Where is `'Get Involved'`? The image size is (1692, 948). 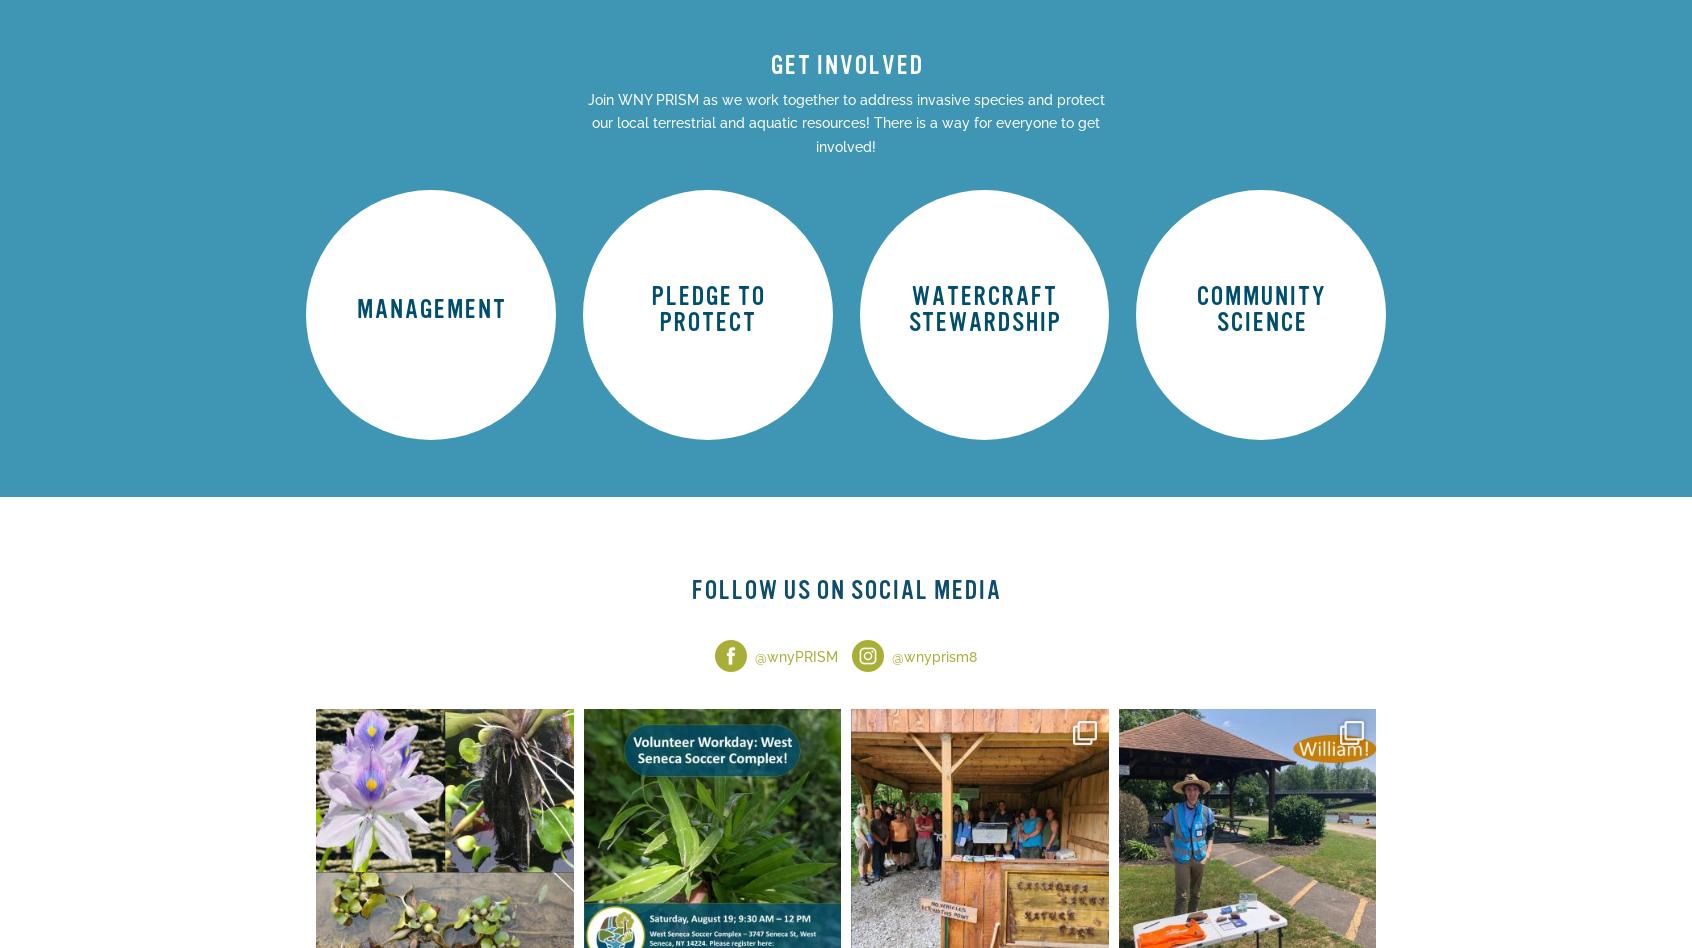
'Get Involved' is located at coordinates (1260, 353).